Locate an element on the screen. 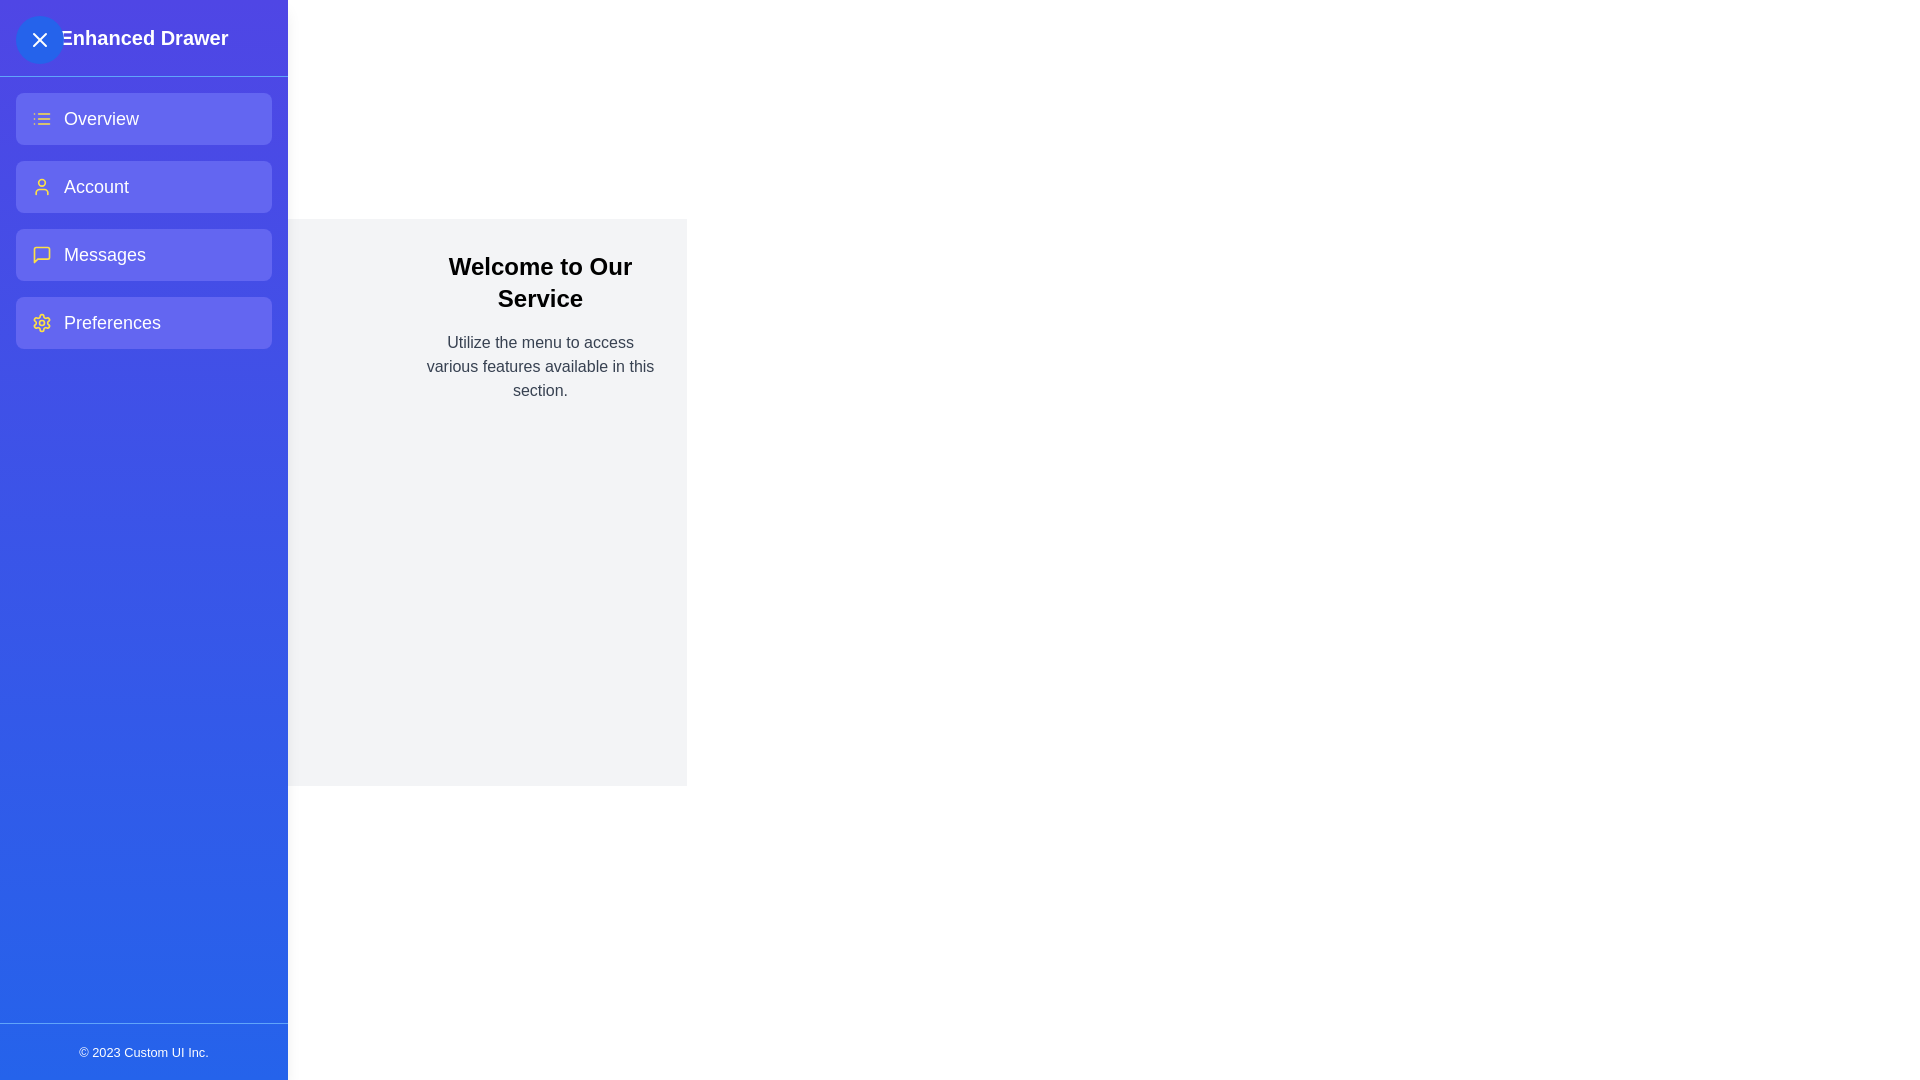 This screenshot has height=1080, width=1920. the circular blue button with a white 'X' icon at its center for accessibility is located at coordinates (39, 39).